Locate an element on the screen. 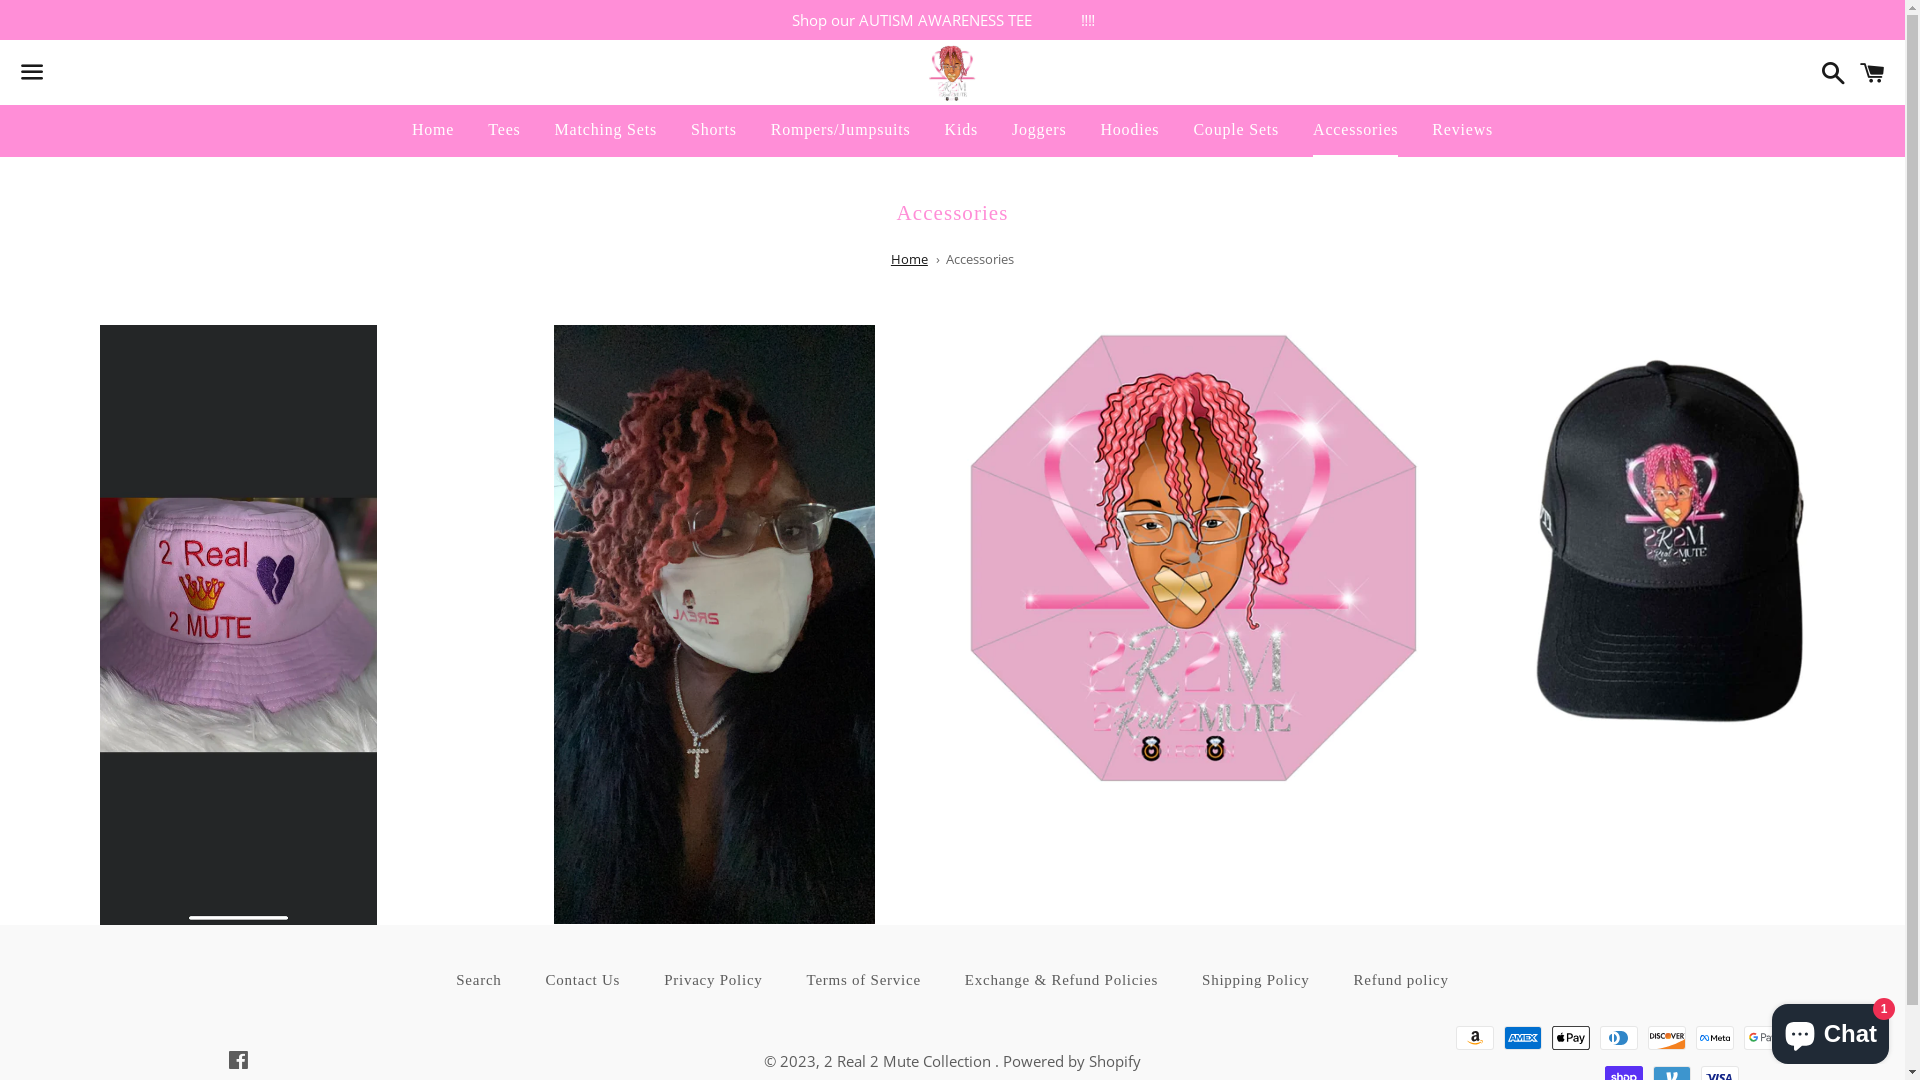 This screenshot has width=1920, height=1080. 'Shipping Policy' is located at coordinates (1255, 979).